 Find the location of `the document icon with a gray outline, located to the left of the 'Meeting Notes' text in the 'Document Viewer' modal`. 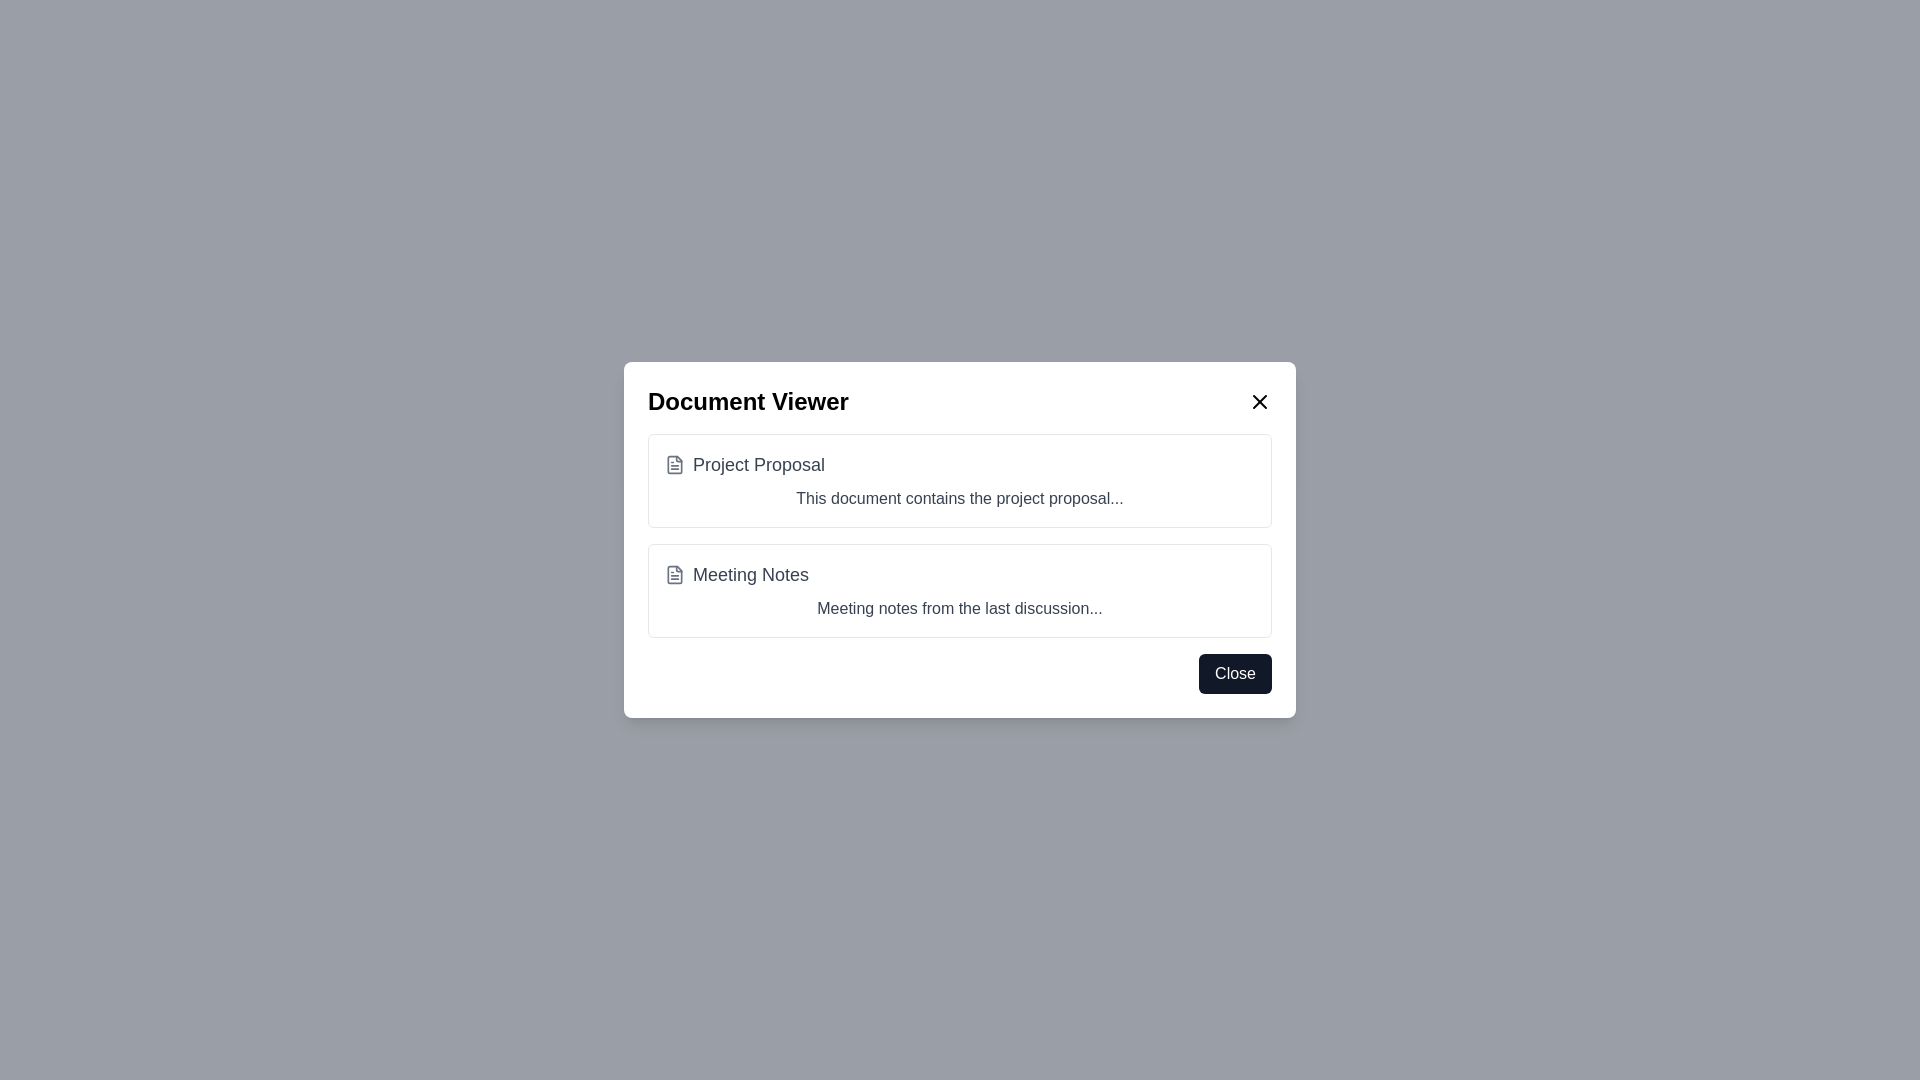

the document icon with a gray outline, located to the left of the 'Meeting Notes' text in the 'Document Viewer' modal is located at coordinates (675, 574).